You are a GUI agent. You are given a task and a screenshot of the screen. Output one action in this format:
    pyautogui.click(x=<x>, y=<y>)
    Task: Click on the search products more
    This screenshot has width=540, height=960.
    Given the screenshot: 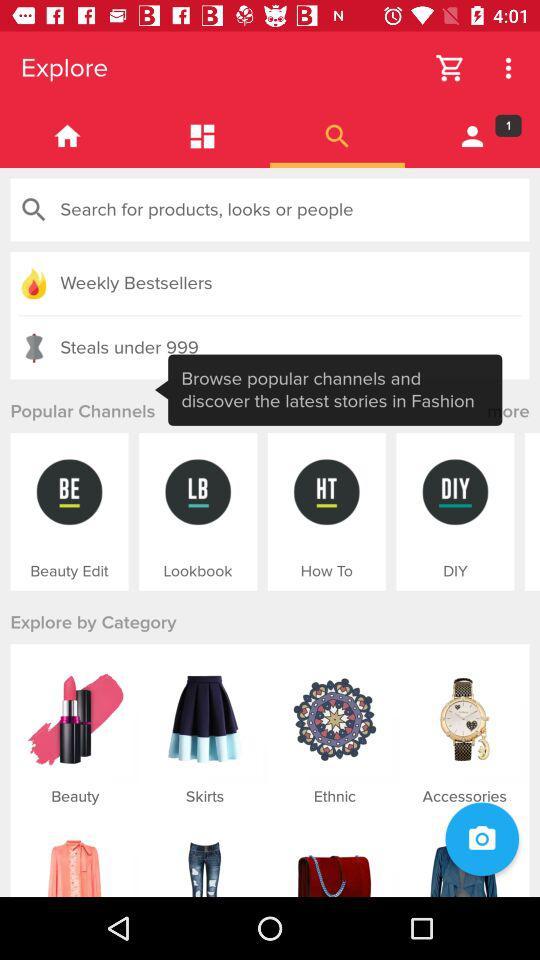 What is the action you would take?
    pyautogui.click(x=337, y=135)
    